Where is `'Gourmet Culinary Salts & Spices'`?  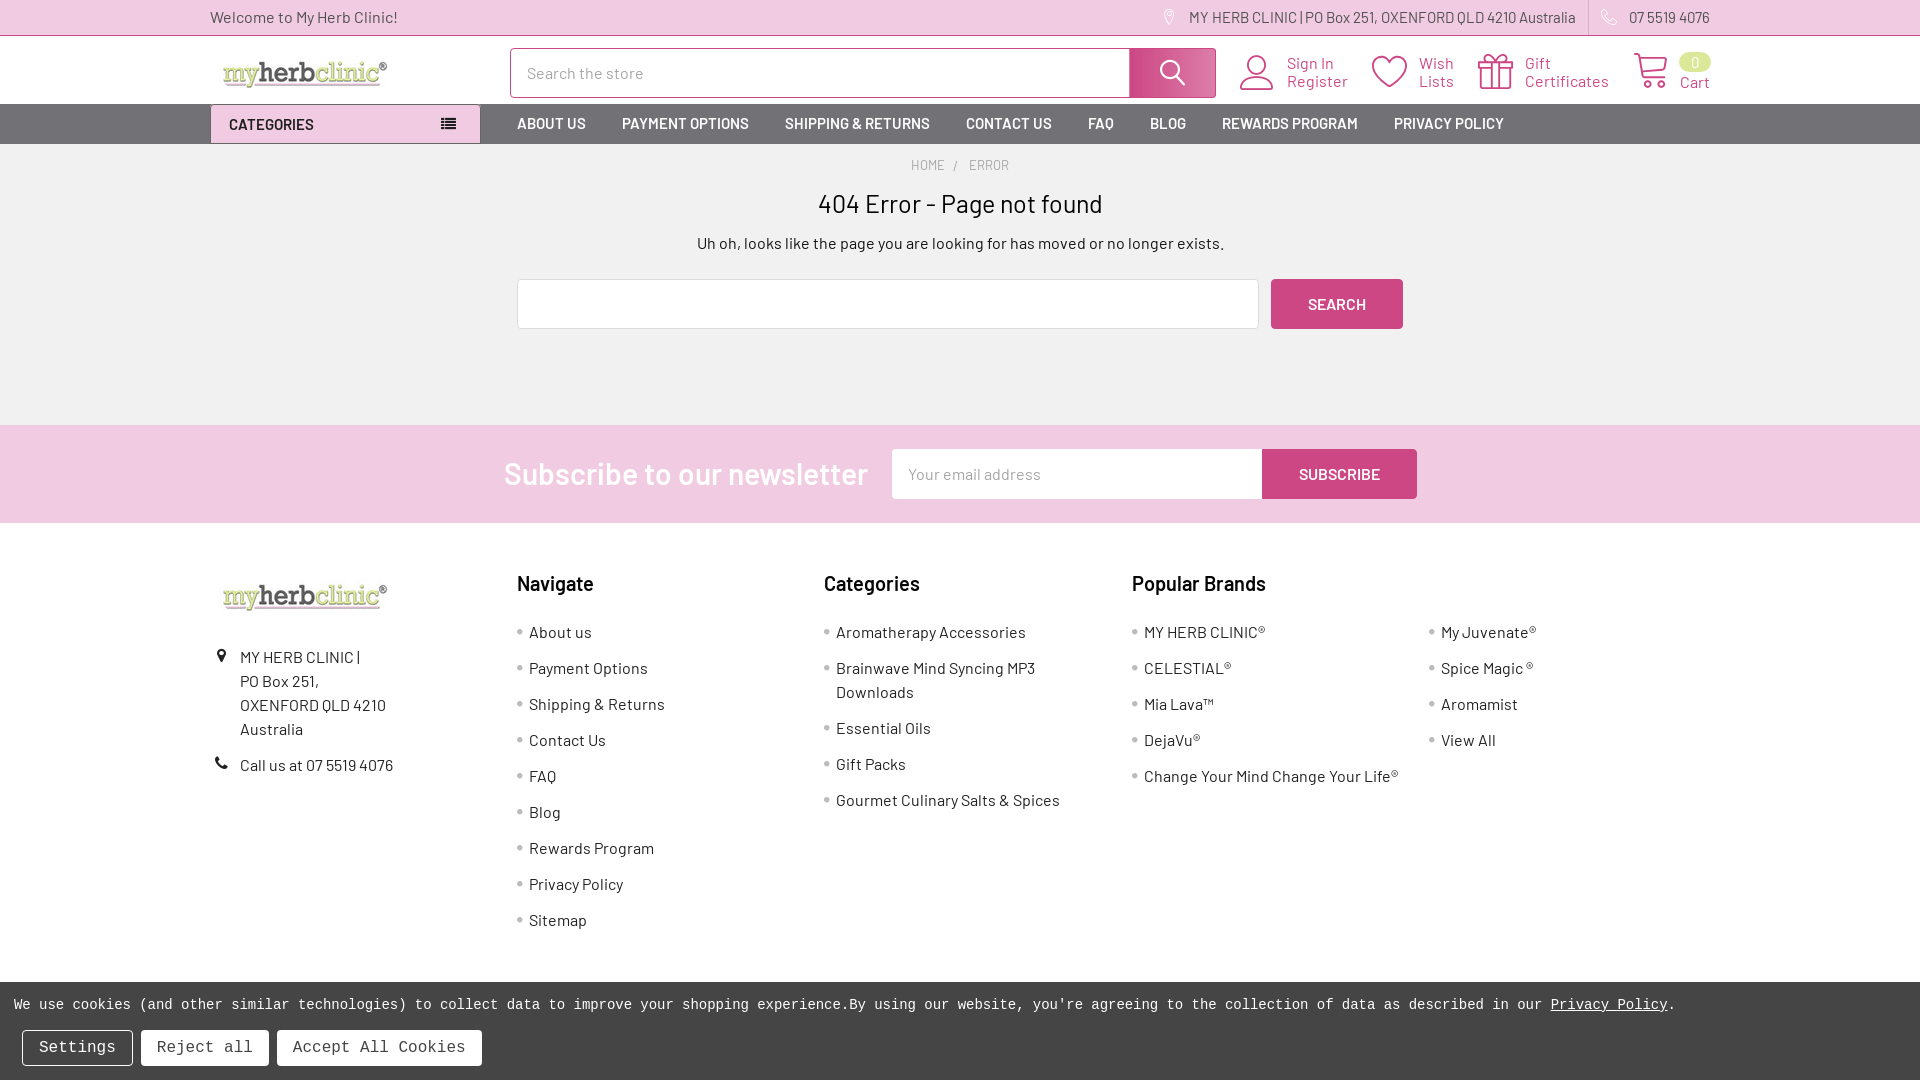
'Gourmet Culinary Salts & Spices' is located at coordinates (947, 798).